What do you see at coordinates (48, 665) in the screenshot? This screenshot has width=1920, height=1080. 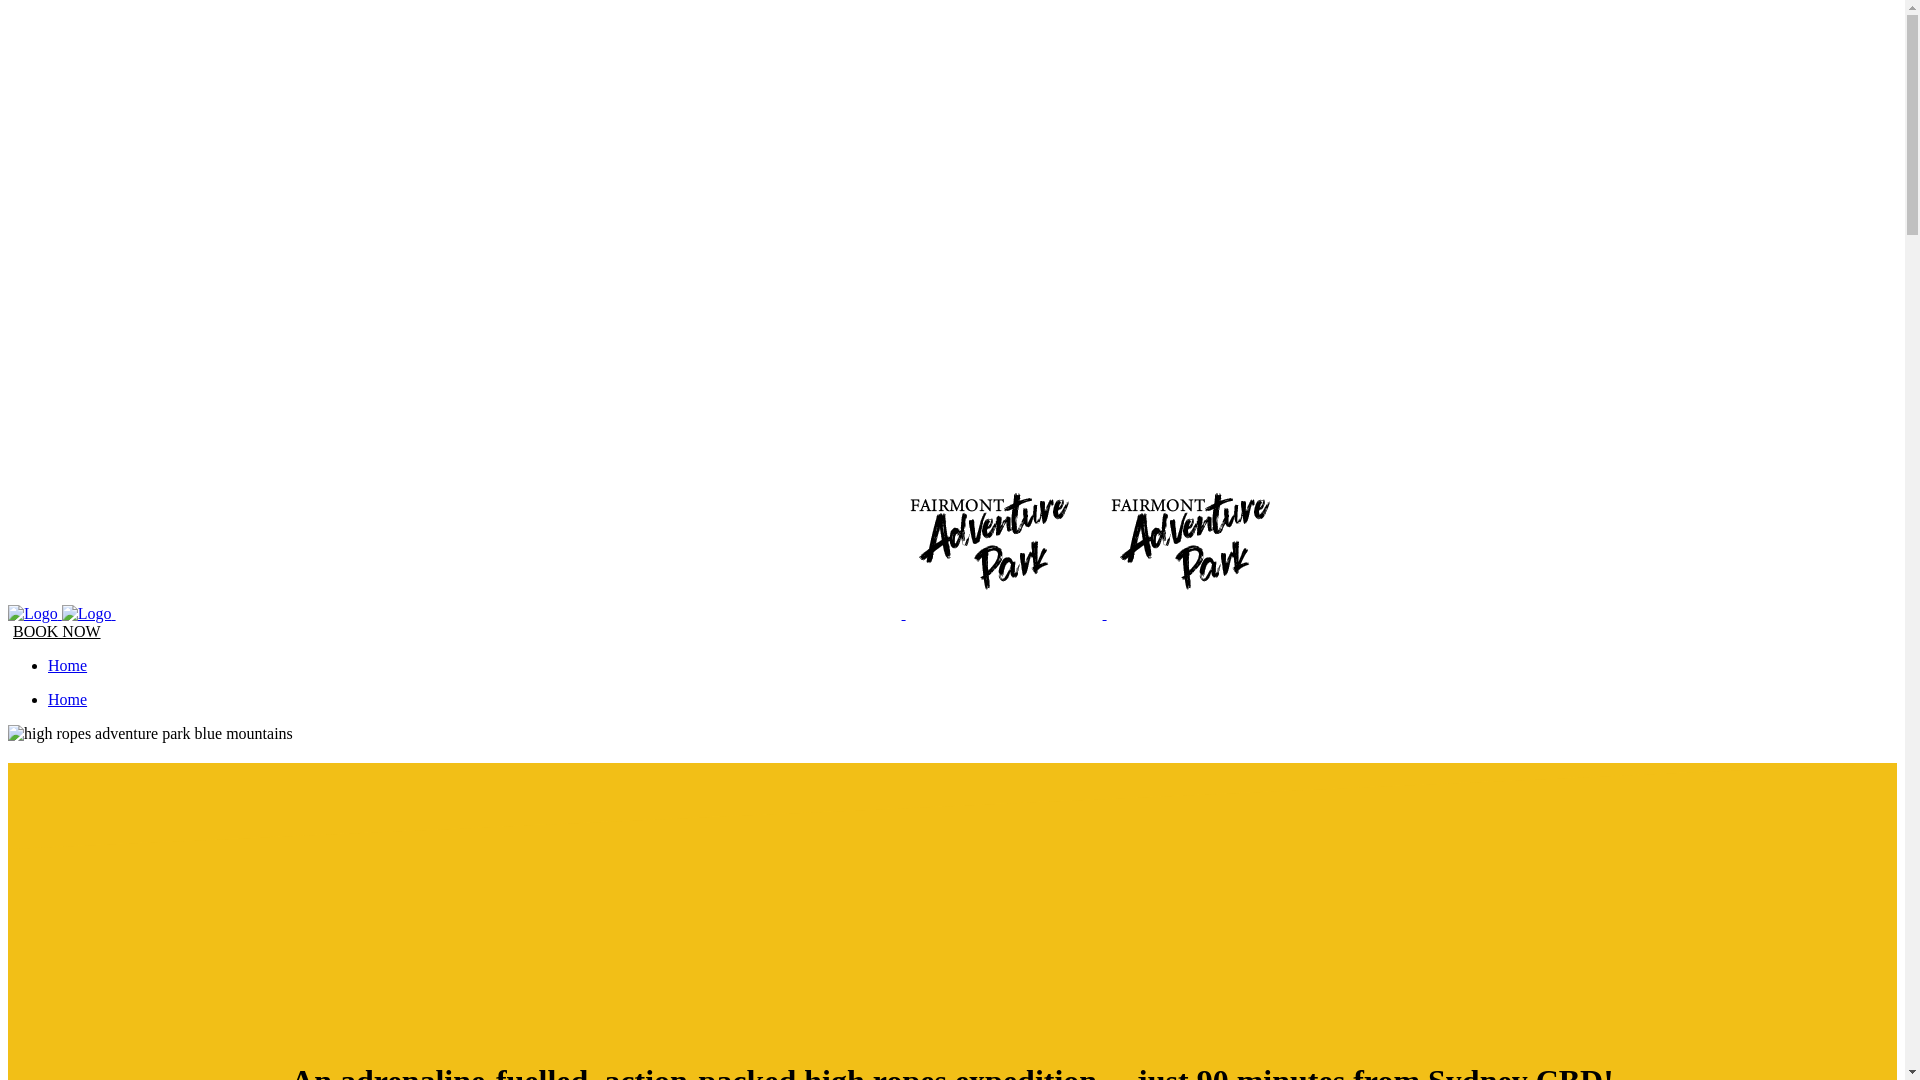 I see `'Home'` at bounding box center [48, 665].